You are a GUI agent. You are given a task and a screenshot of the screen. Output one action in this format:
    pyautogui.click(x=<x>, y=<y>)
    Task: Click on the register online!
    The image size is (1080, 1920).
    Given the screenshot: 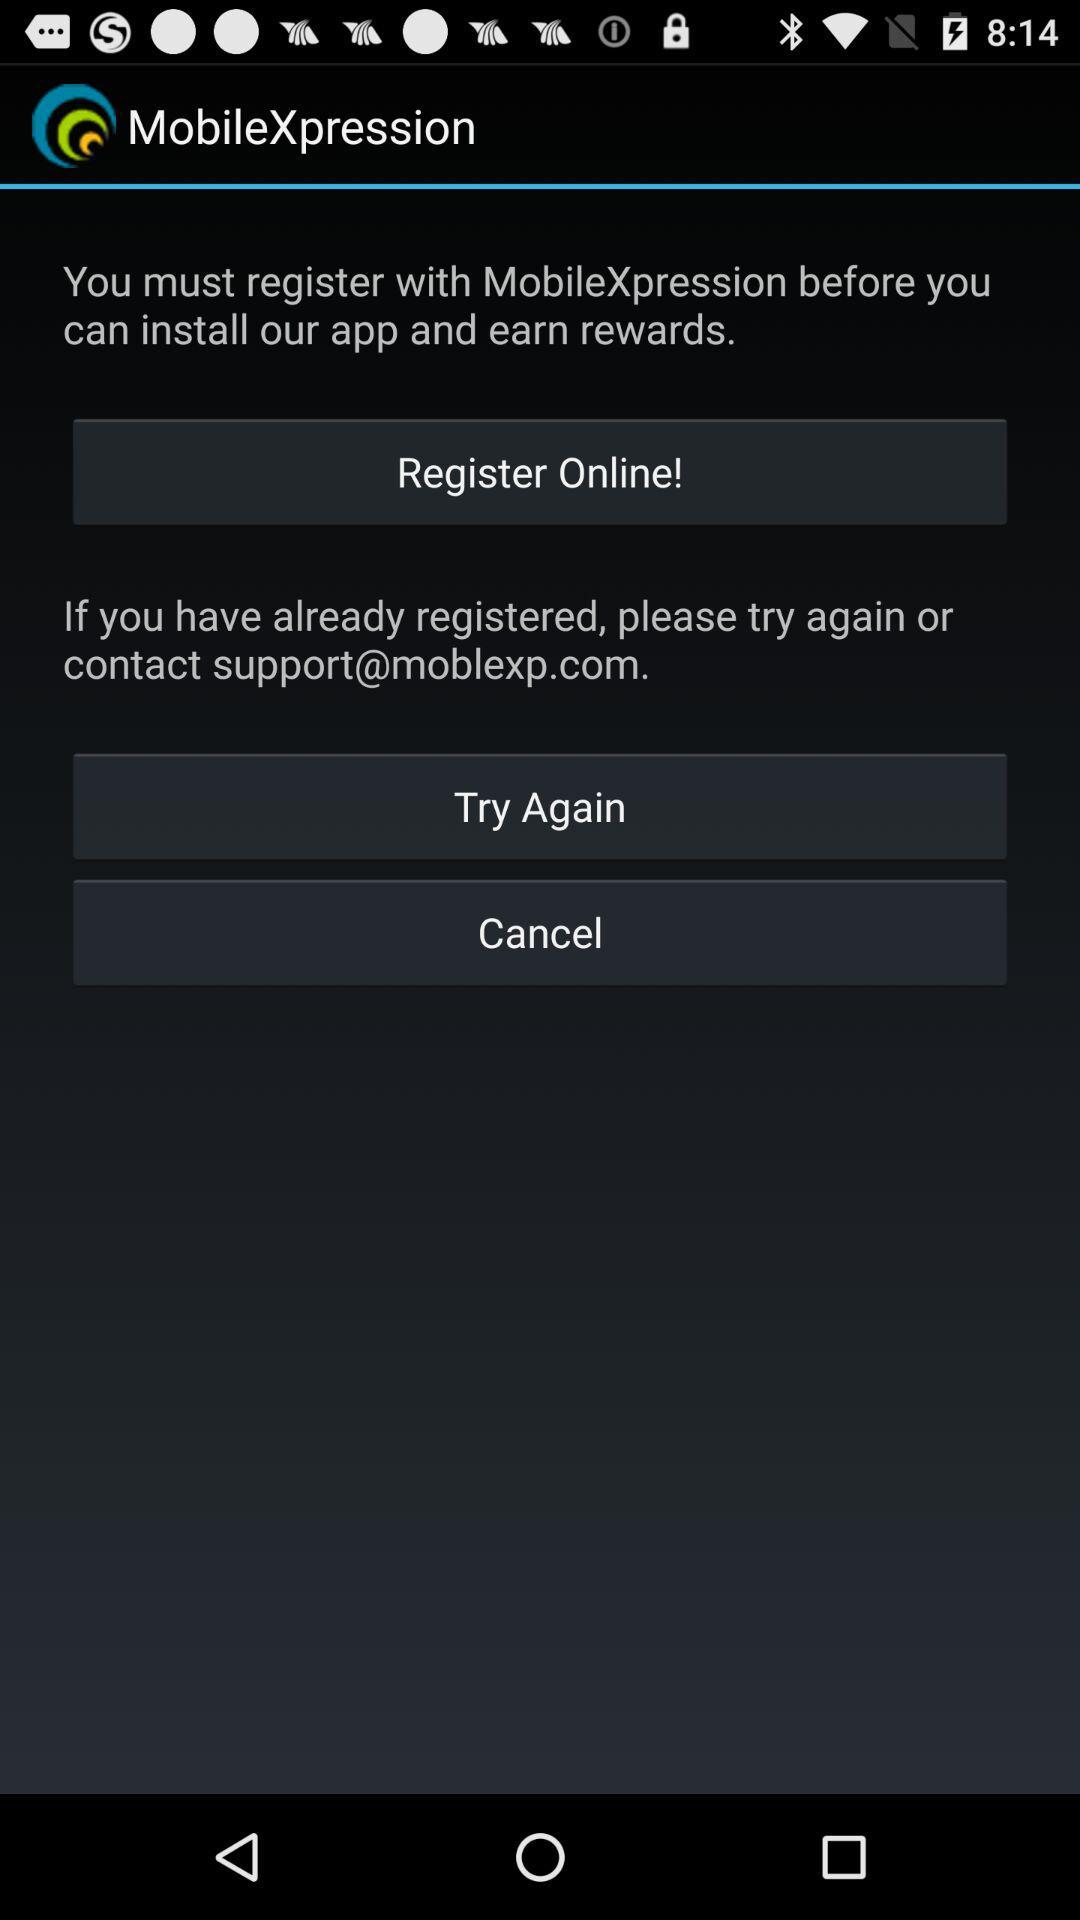 What is the action you would take?
    pyautogui.click(x=540, y=469)
    